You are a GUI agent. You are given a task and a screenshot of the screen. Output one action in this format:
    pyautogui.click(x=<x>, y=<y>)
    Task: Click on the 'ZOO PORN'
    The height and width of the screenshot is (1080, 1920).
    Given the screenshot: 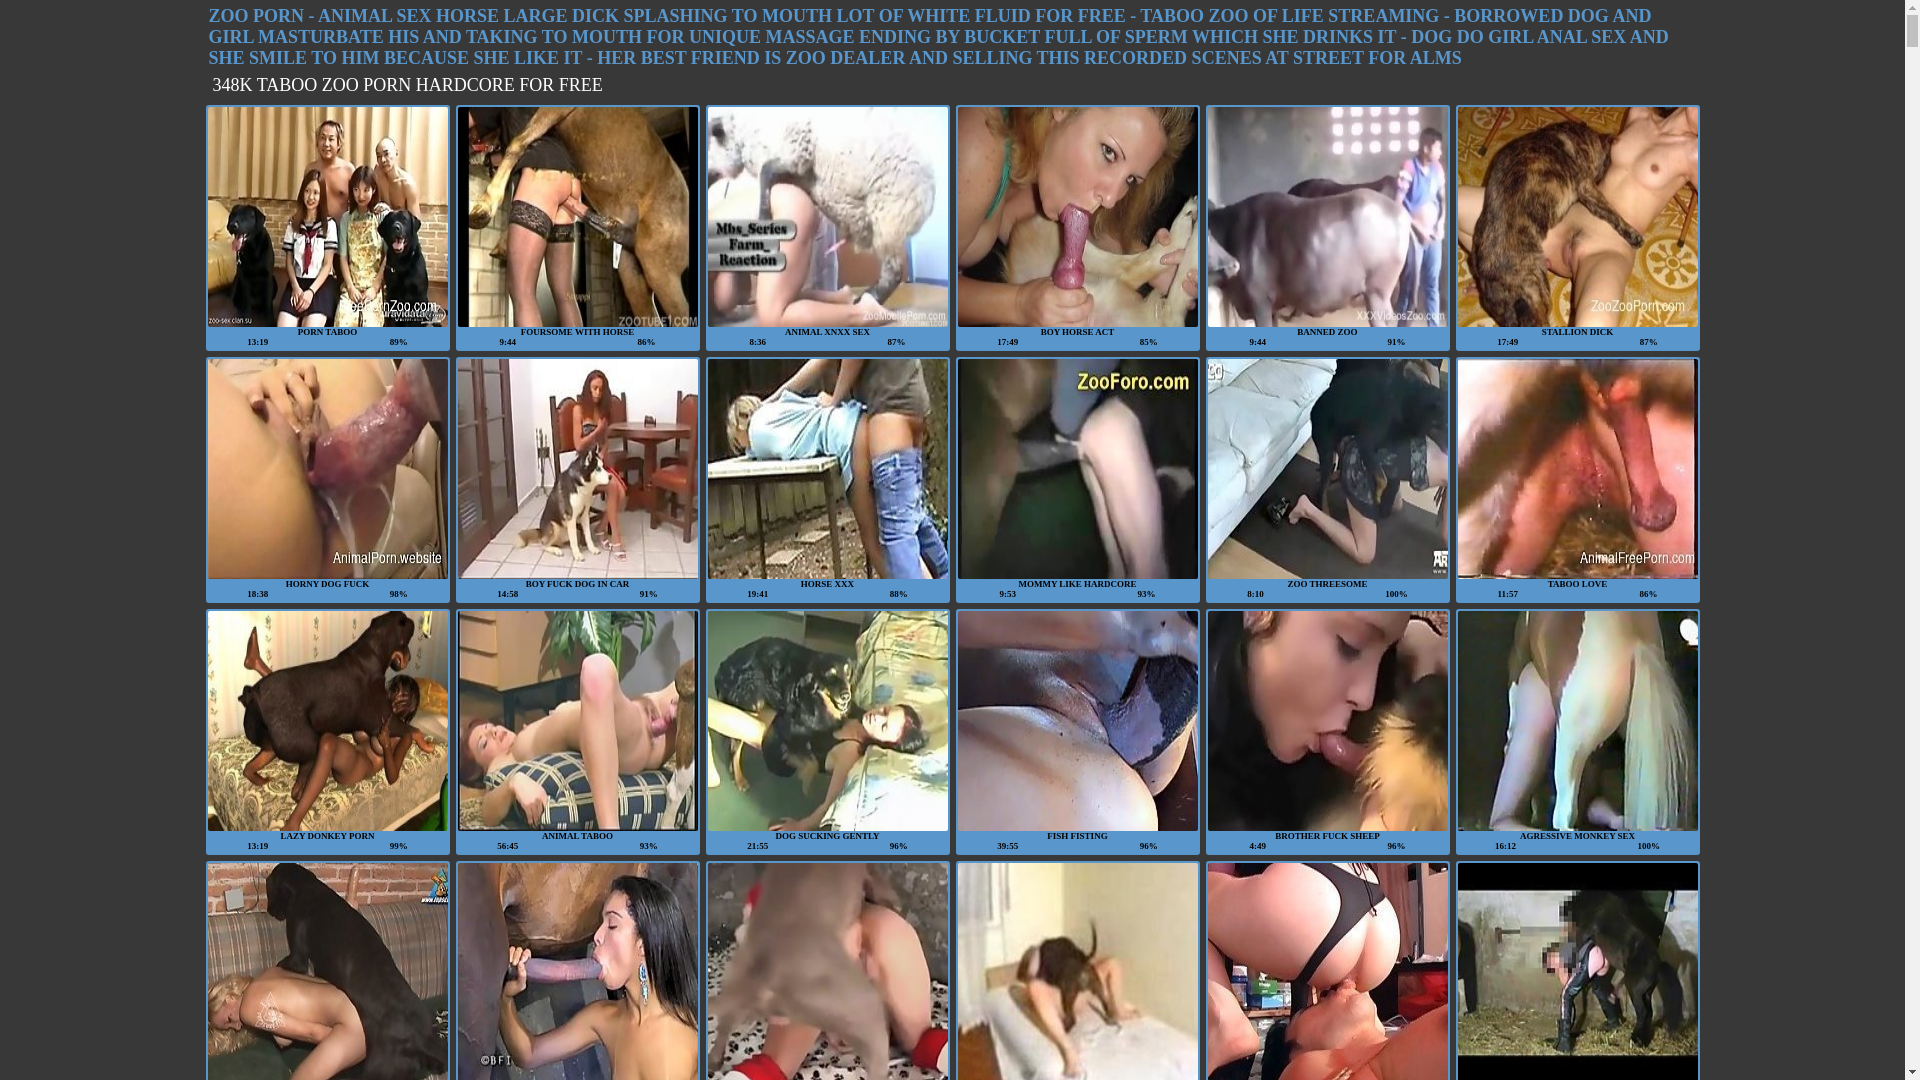 What is the action you would take?
    pyautogui.click(x=254, y=15)
    